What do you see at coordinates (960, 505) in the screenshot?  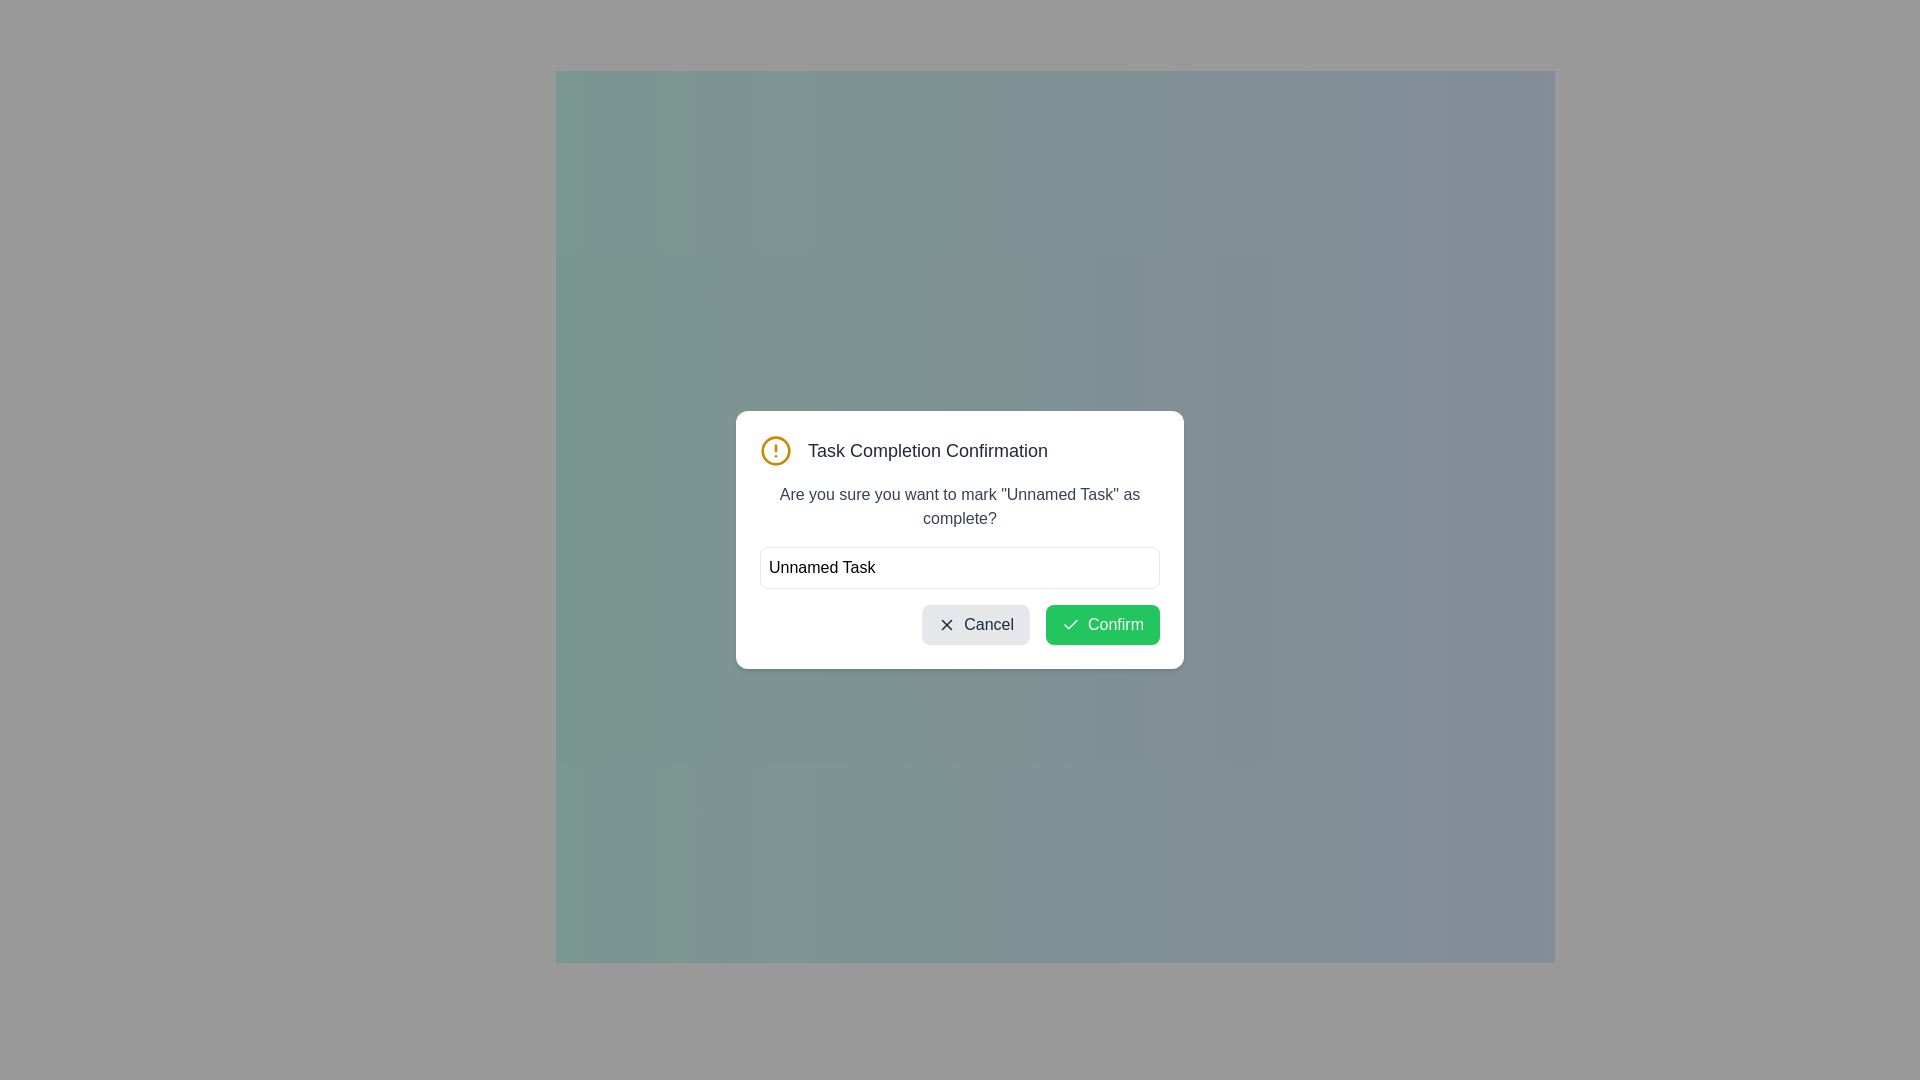 I see `the text block in the confirmation dialog that contains the message 'Are you sure you want to mark "Unnamed Task" as complete?'` at bounding box center [960, 505].